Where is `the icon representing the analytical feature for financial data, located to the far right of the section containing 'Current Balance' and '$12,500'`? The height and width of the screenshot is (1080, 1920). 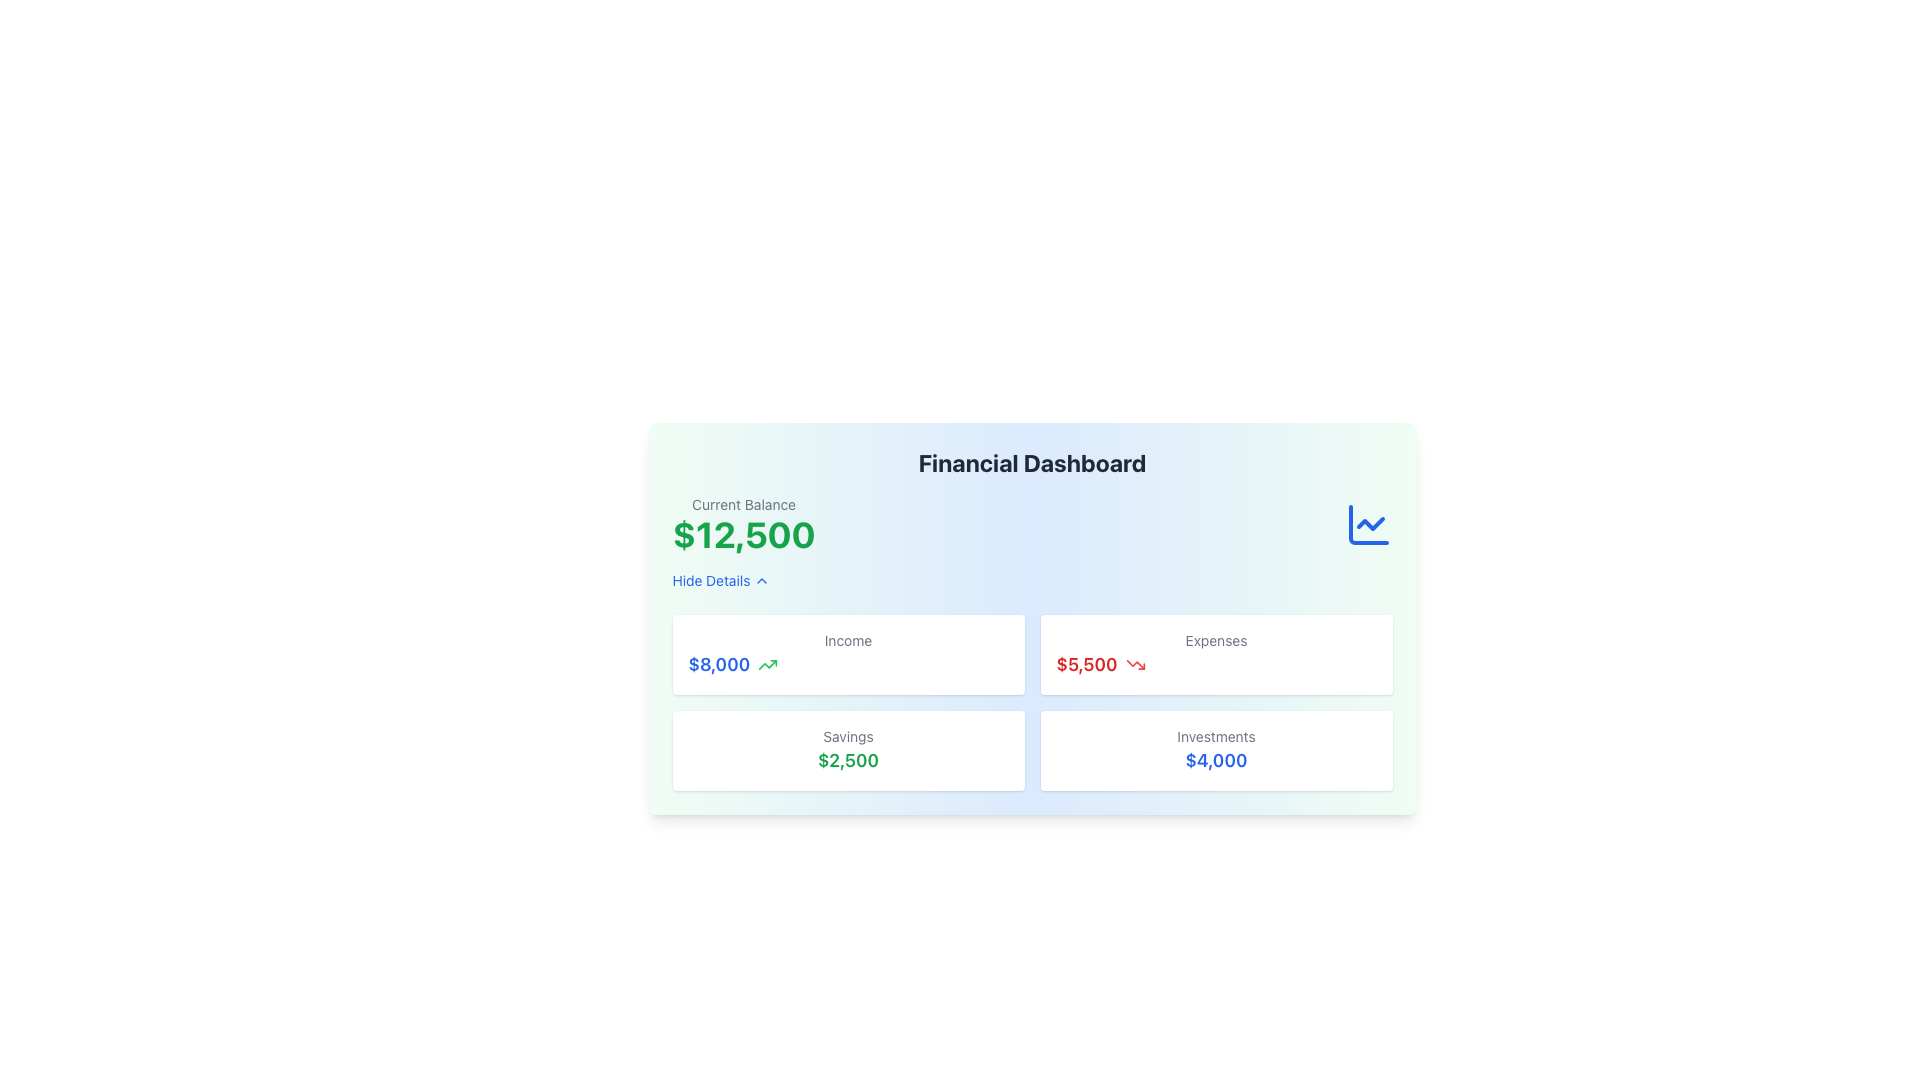
the icon representing the analytical feature for financial data, located to the far right of the section containing 'Current Balance' and '$12,500' is located at coordinates (1367, 523).